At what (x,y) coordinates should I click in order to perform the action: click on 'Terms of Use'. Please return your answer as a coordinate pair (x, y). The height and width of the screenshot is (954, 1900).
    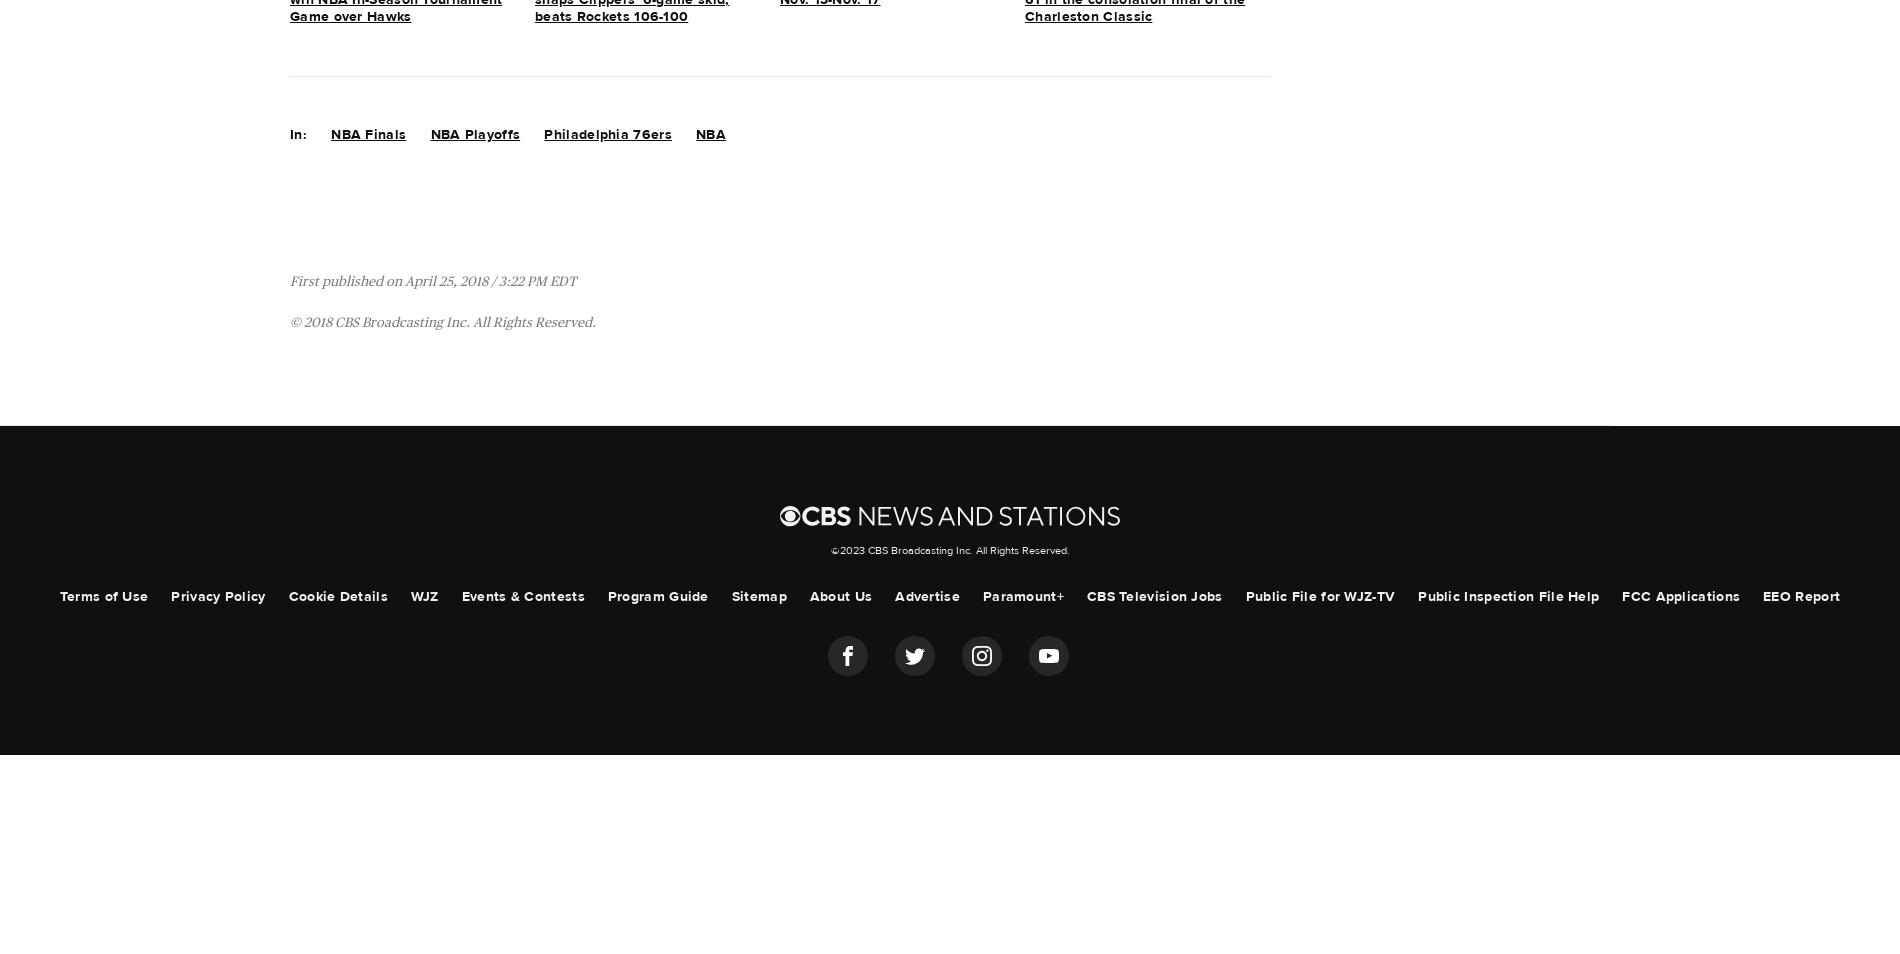
    Looking at the image, I should click on (103, 594).